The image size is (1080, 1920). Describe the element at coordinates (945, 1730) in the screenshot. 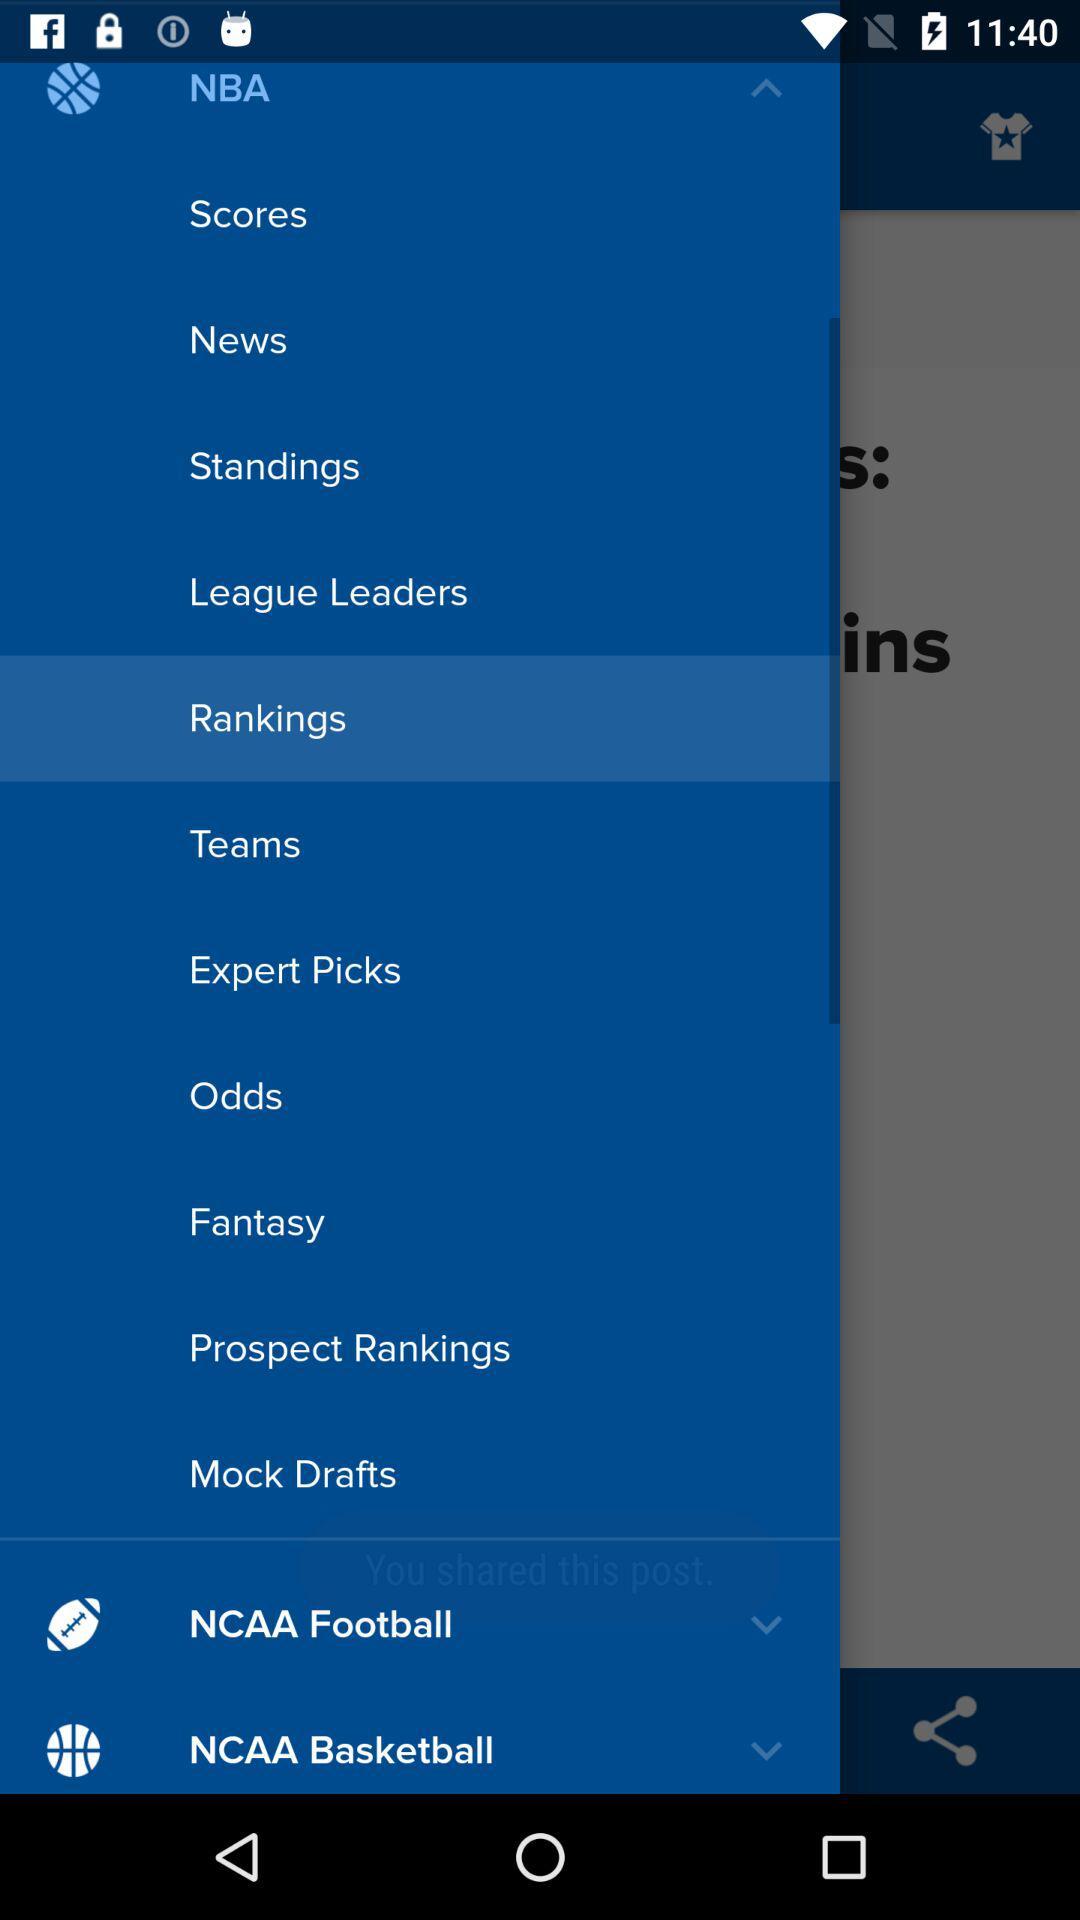

I see `the share icon` at that location.